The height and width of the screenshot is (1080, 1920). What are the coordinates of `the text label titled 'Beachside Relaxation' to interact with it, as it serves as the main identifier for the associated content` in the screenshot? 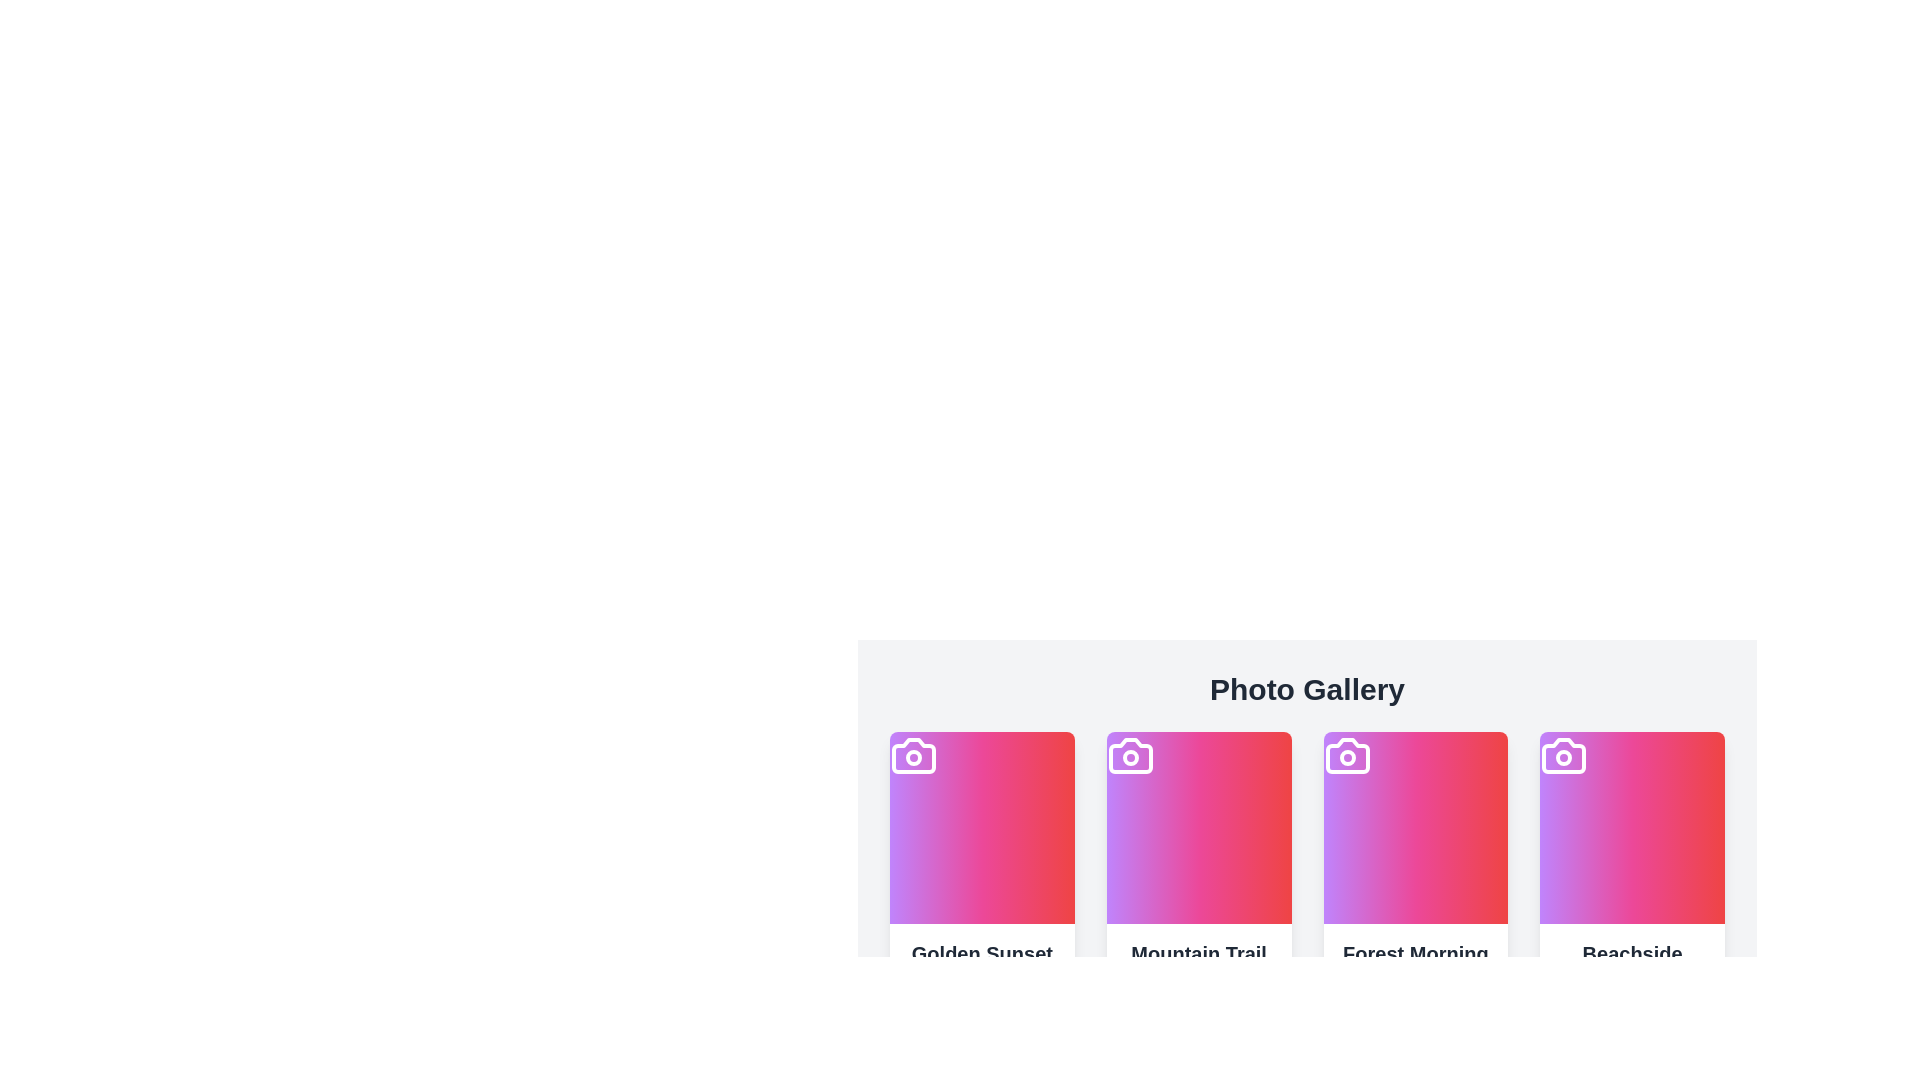 It's located at (1632, 967).